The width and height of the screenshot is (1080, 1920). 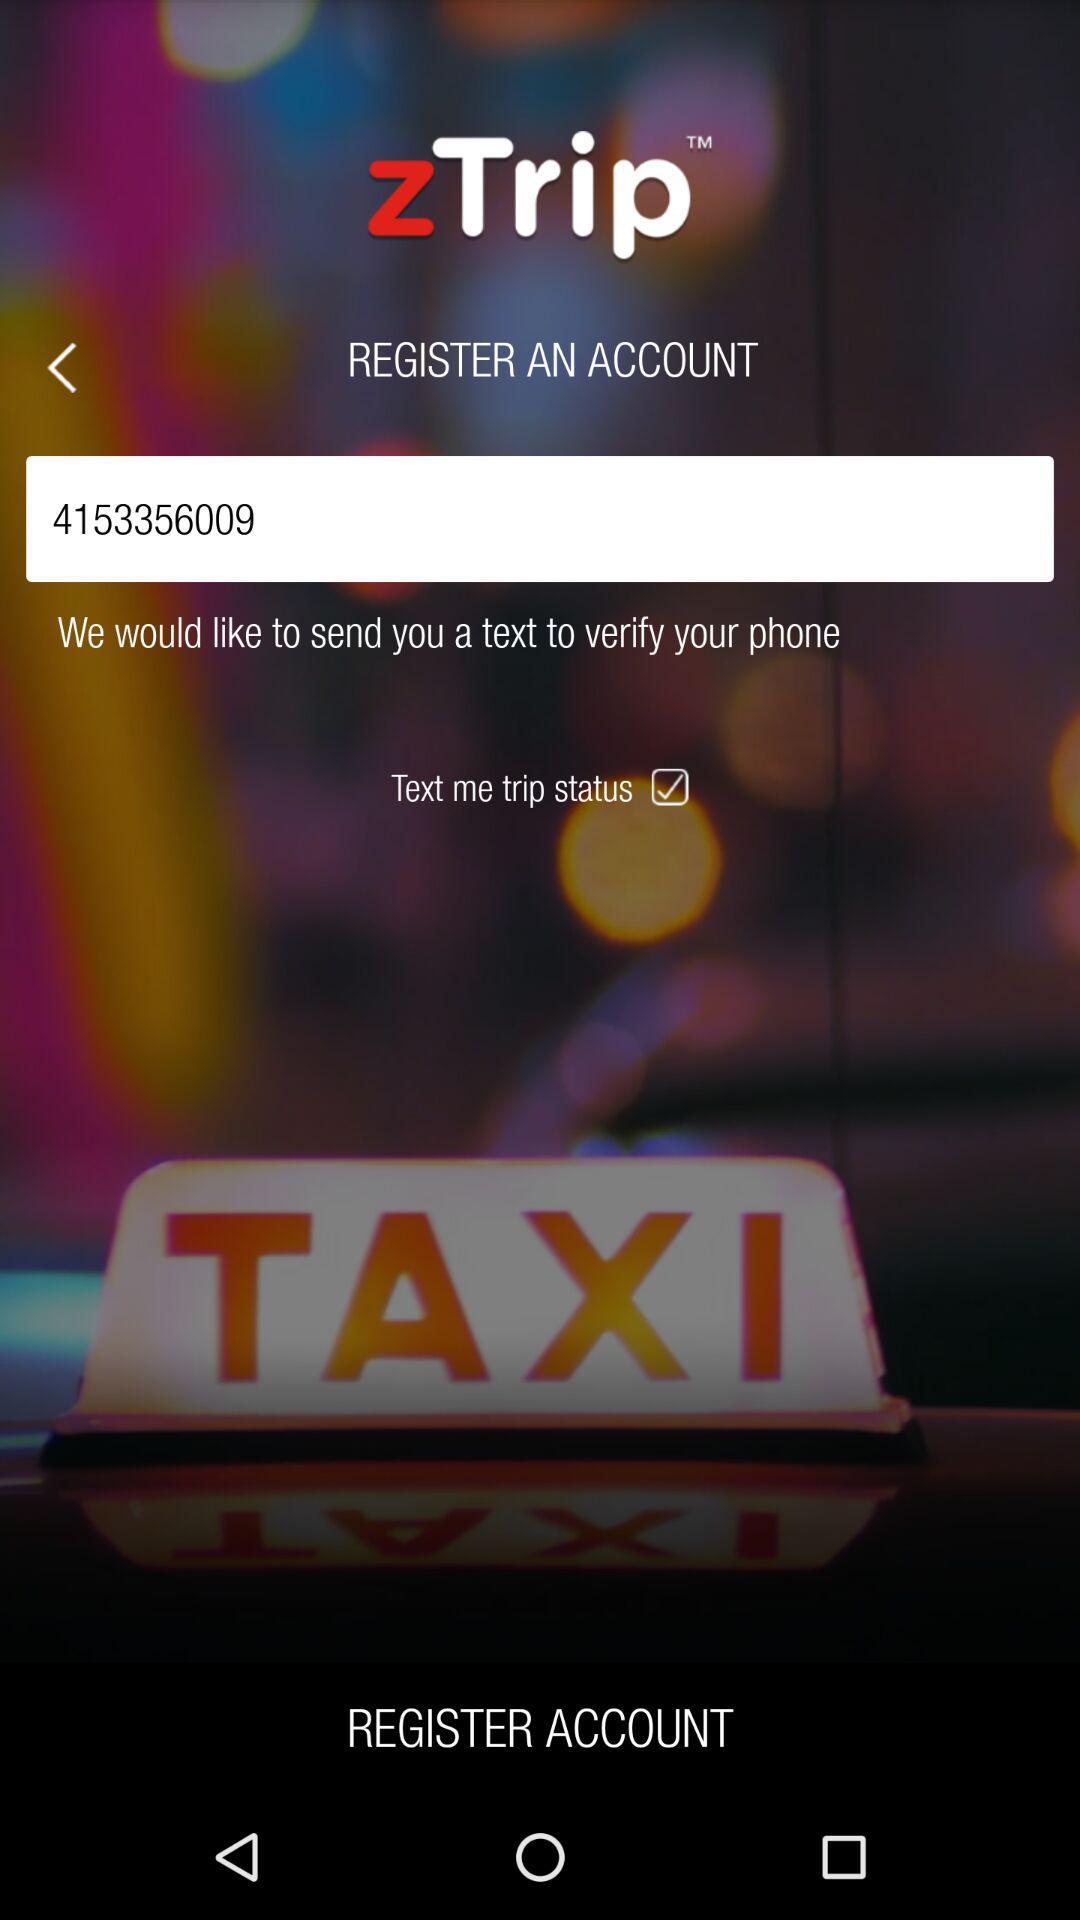 I want to click on 4153356009 icon, so click(x=540, y=518).